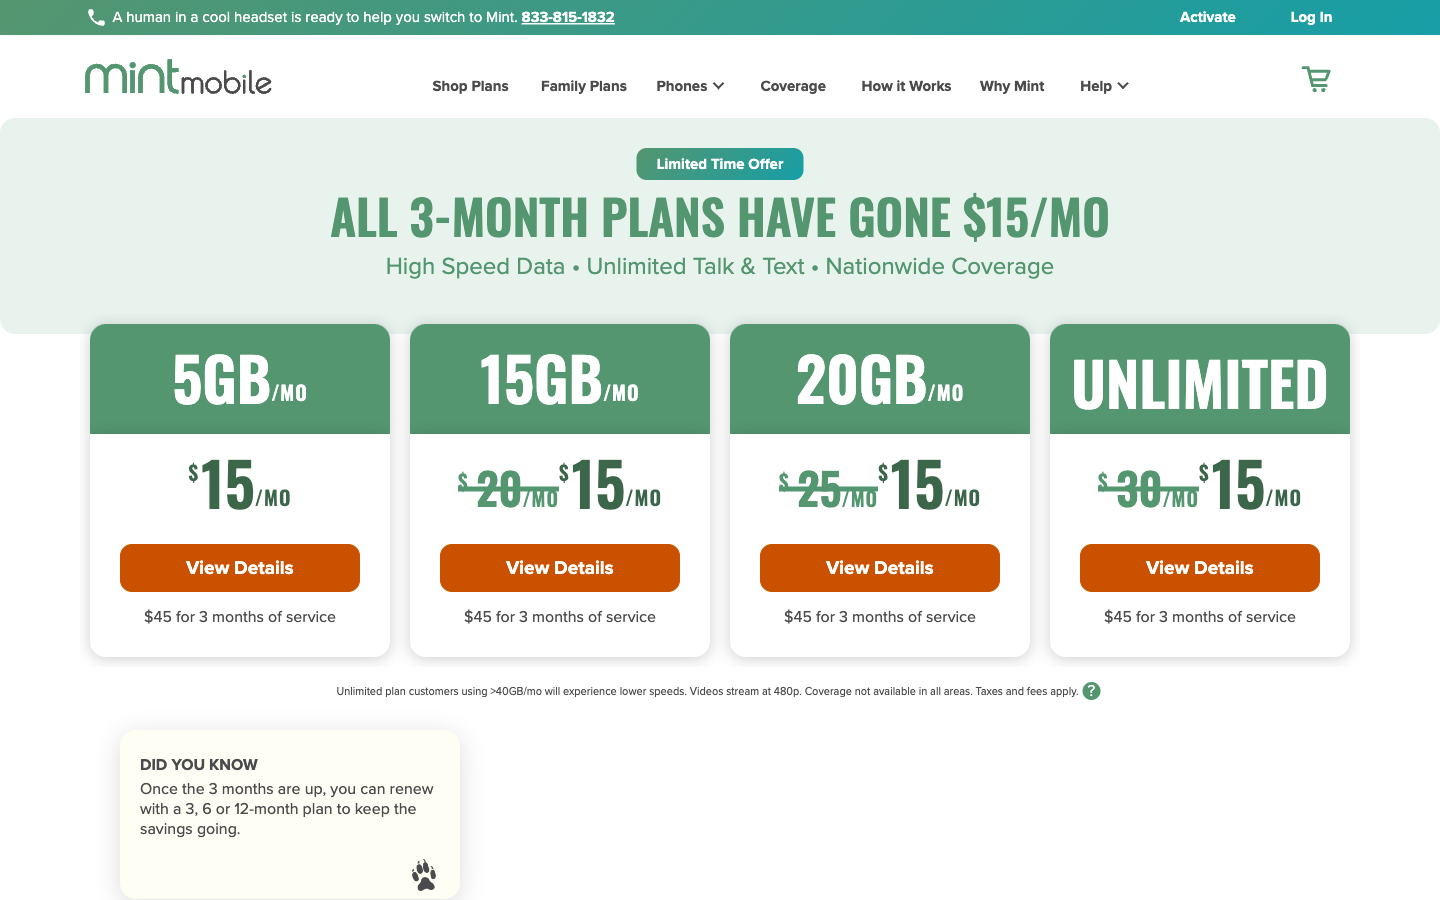  Describe the element at coordinates (675, 88) in the screenshot. I see `the Phones Section` at that location.